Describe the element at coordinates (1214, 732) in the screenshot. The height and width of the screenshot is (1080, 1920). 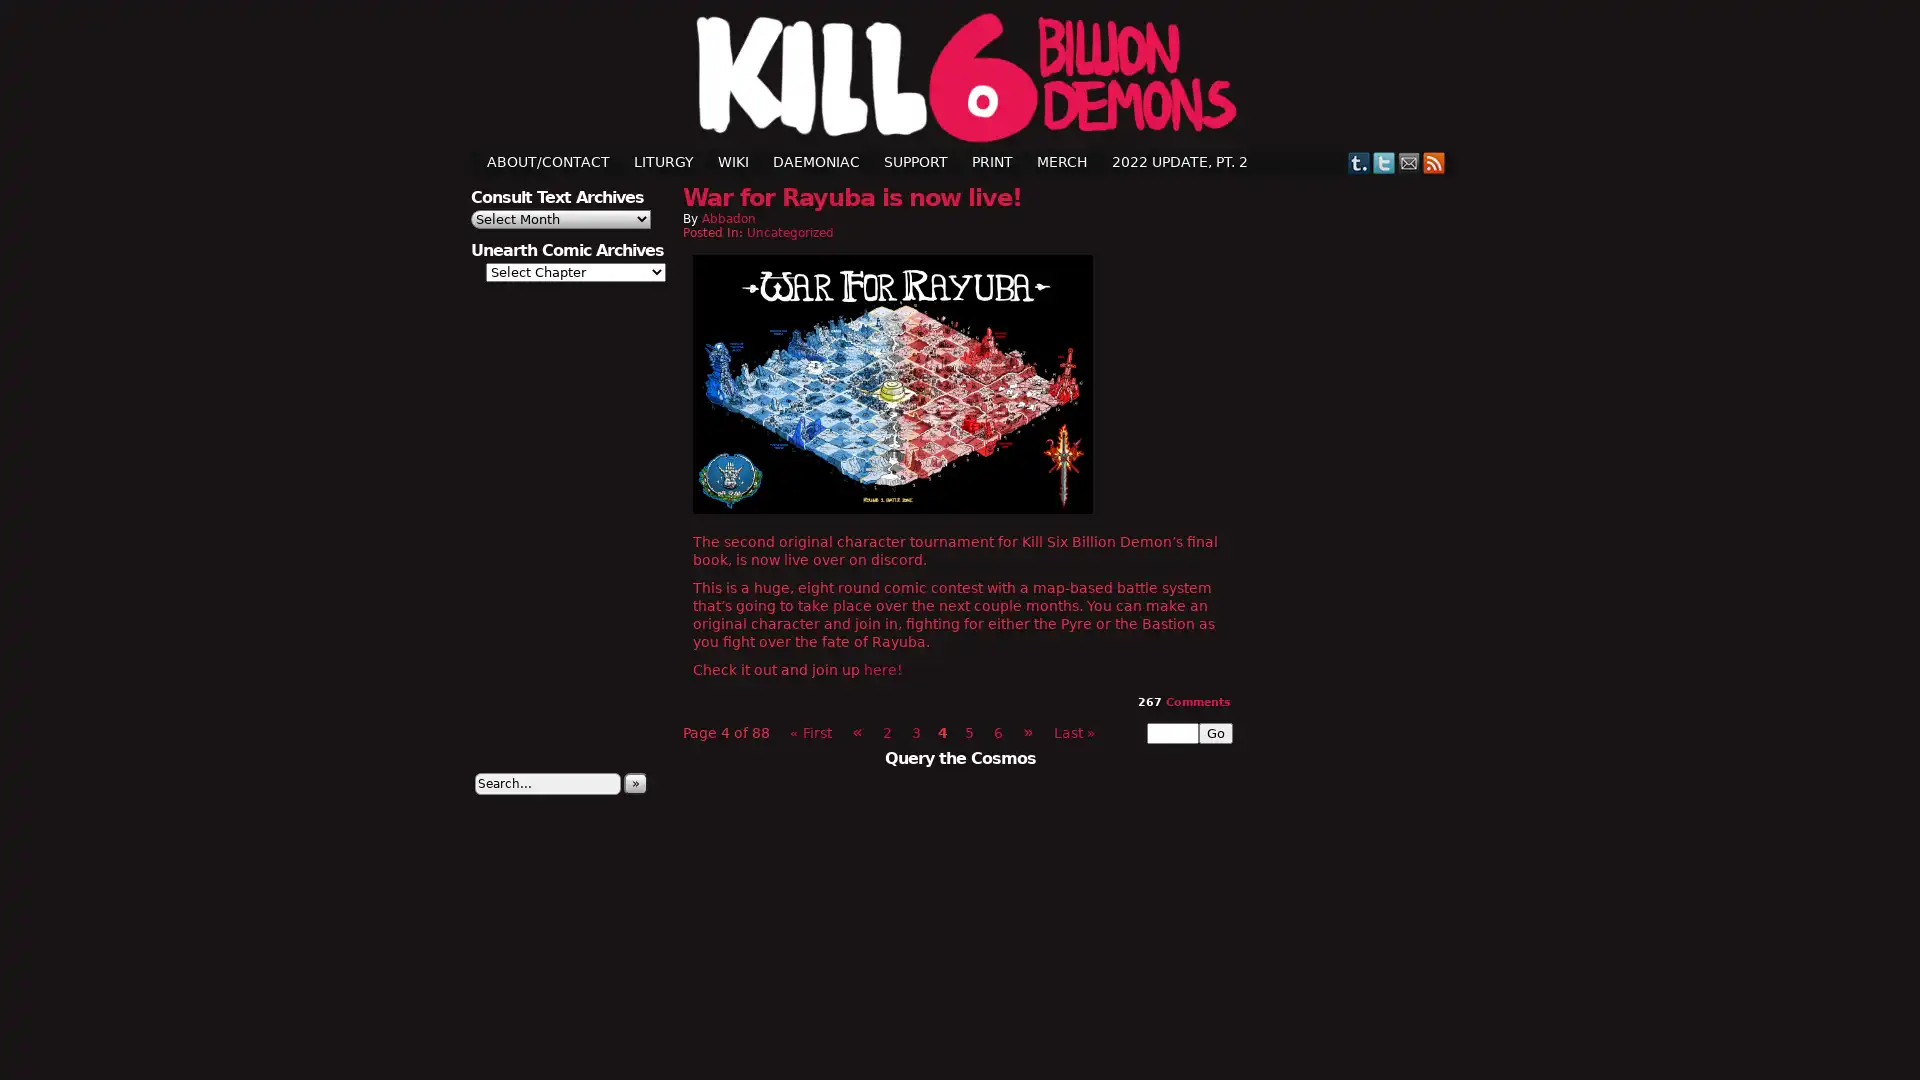
I see `Go` at that location.